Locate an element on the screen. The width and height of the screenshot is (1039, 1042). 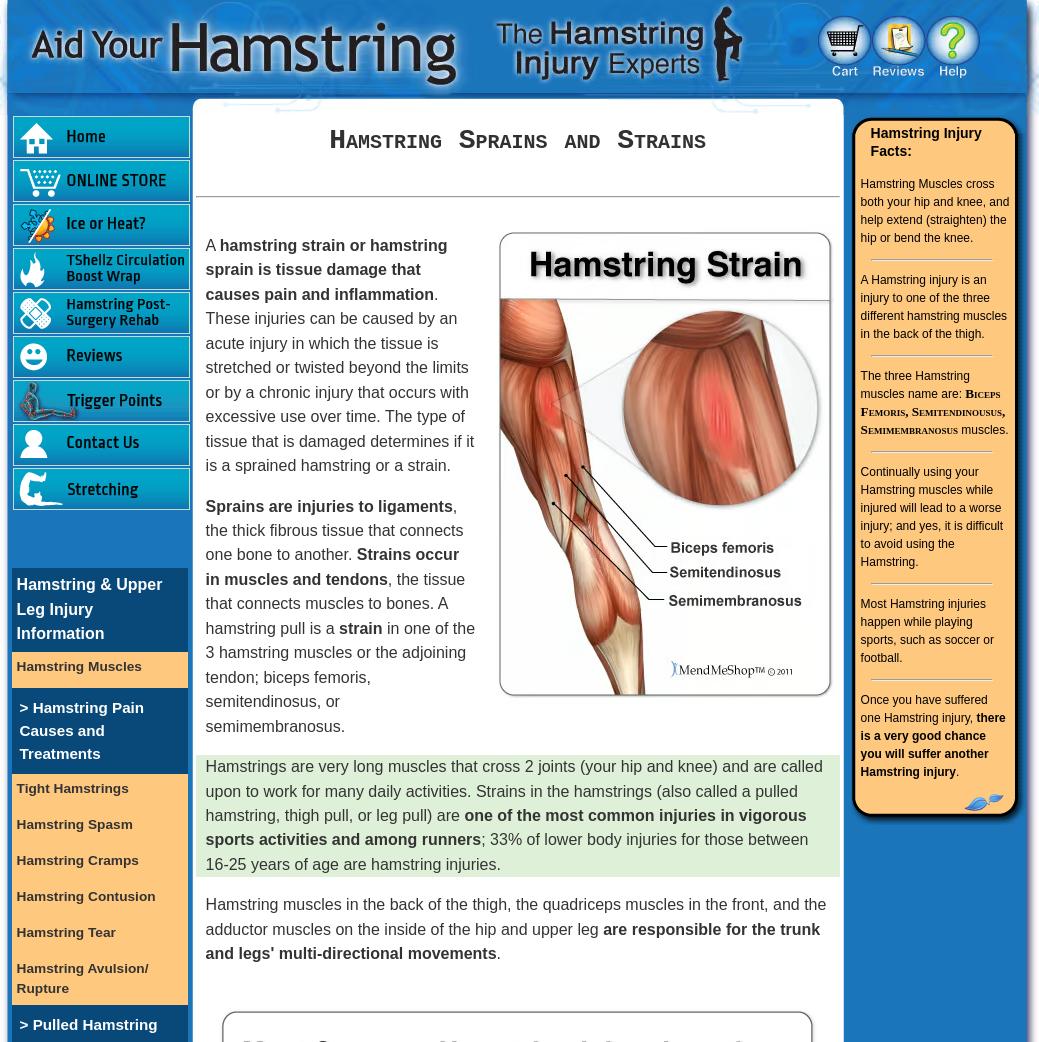
'Hamstring Muscles' is located at coordinates (77, 665).